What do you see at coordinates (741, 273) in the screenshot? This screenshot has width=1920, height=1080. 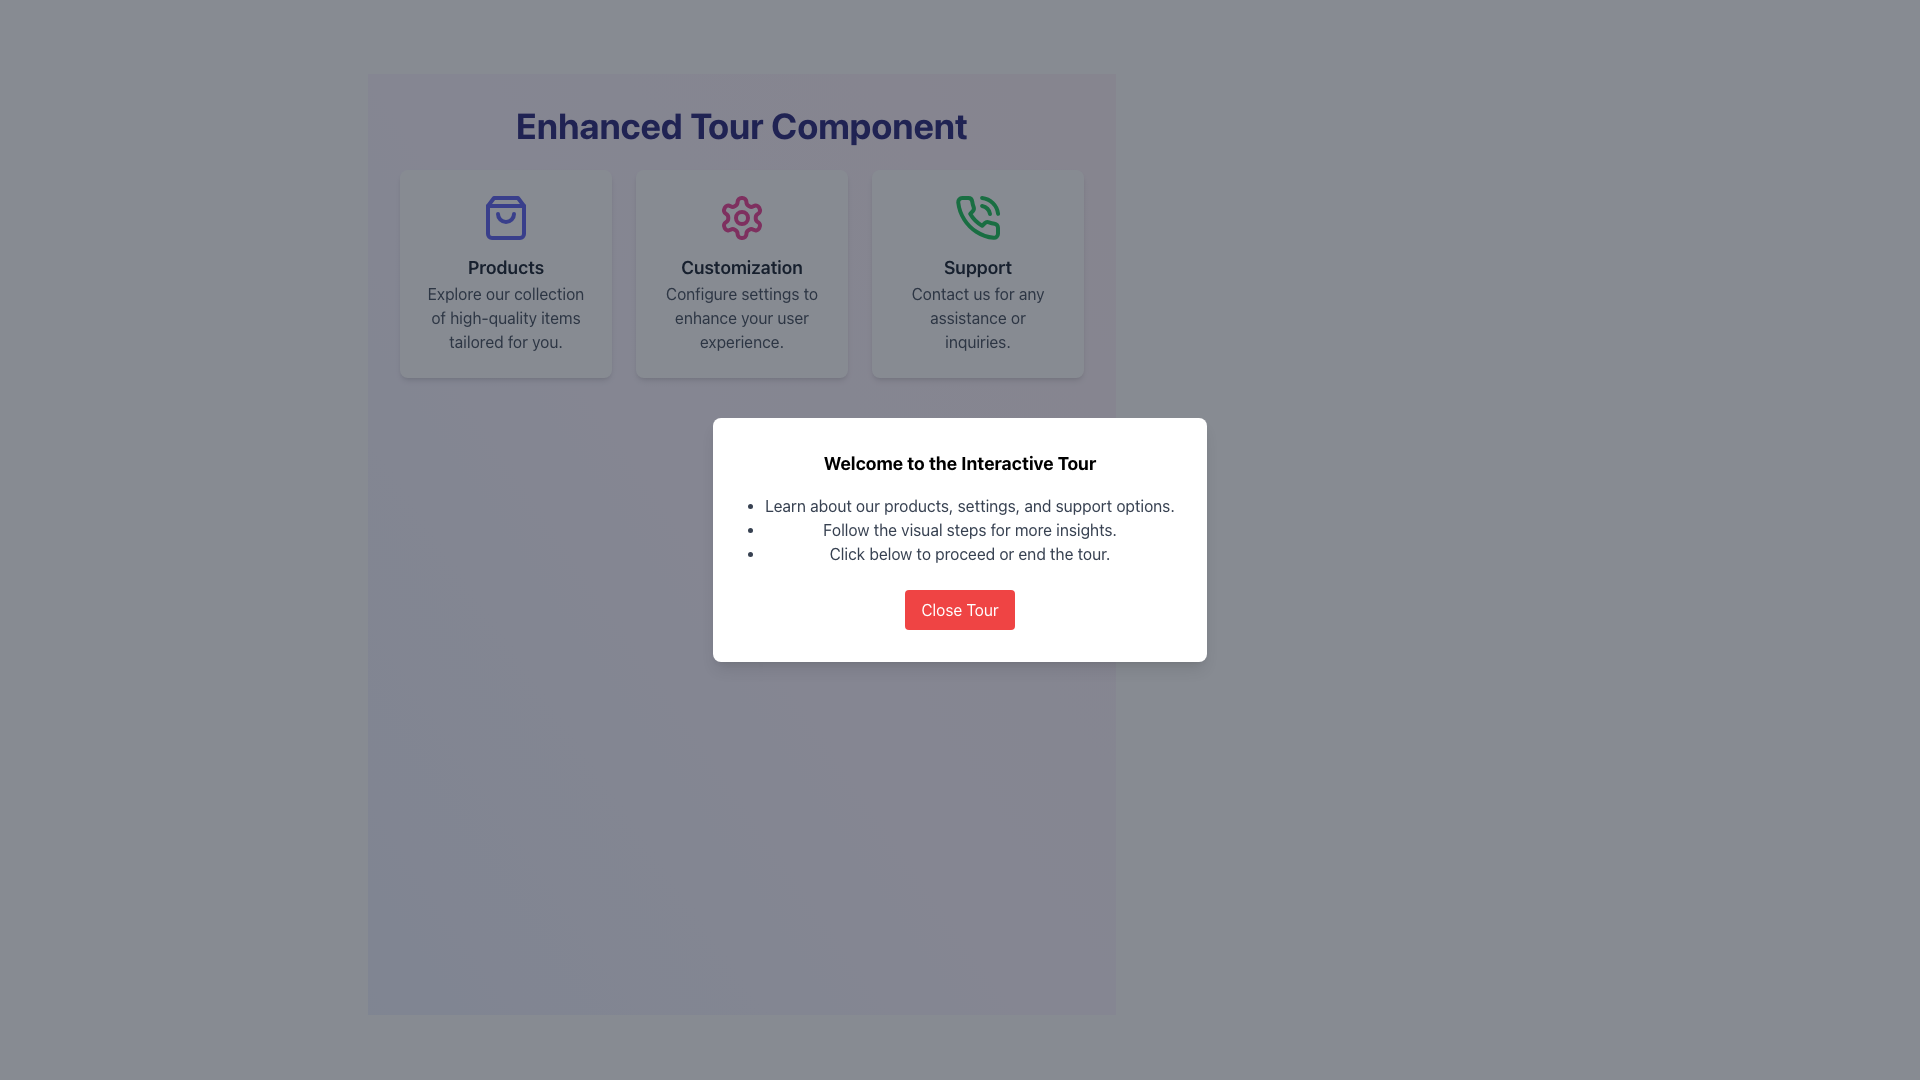 I see `the Informational Card located in the middle of a three-column layout, positioned between the 'Products' card on the left and the 'Support' card on the right` at bounding box center [741, 273].